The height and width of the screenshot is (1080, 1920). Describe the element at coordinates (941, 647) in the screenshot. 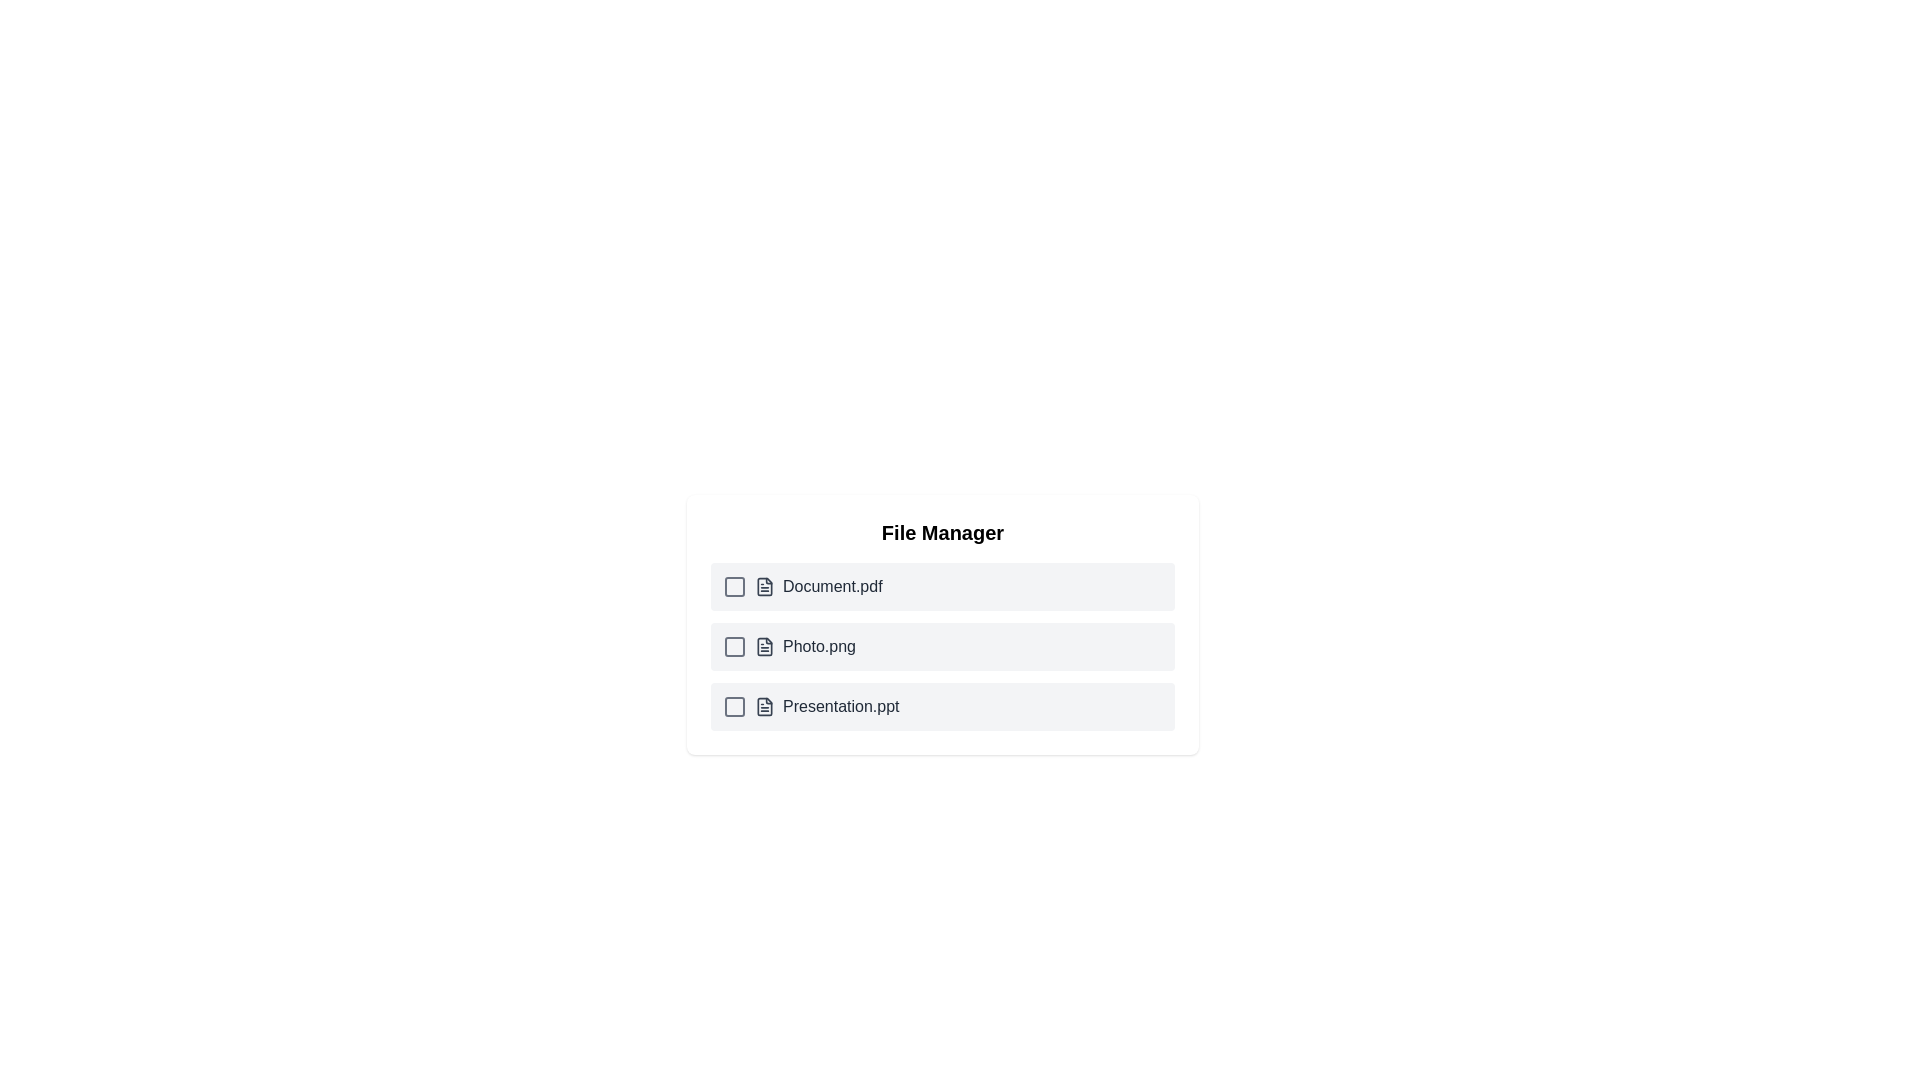

I see `the List item labeled 'Photo.png' in the File Manager` at that location.